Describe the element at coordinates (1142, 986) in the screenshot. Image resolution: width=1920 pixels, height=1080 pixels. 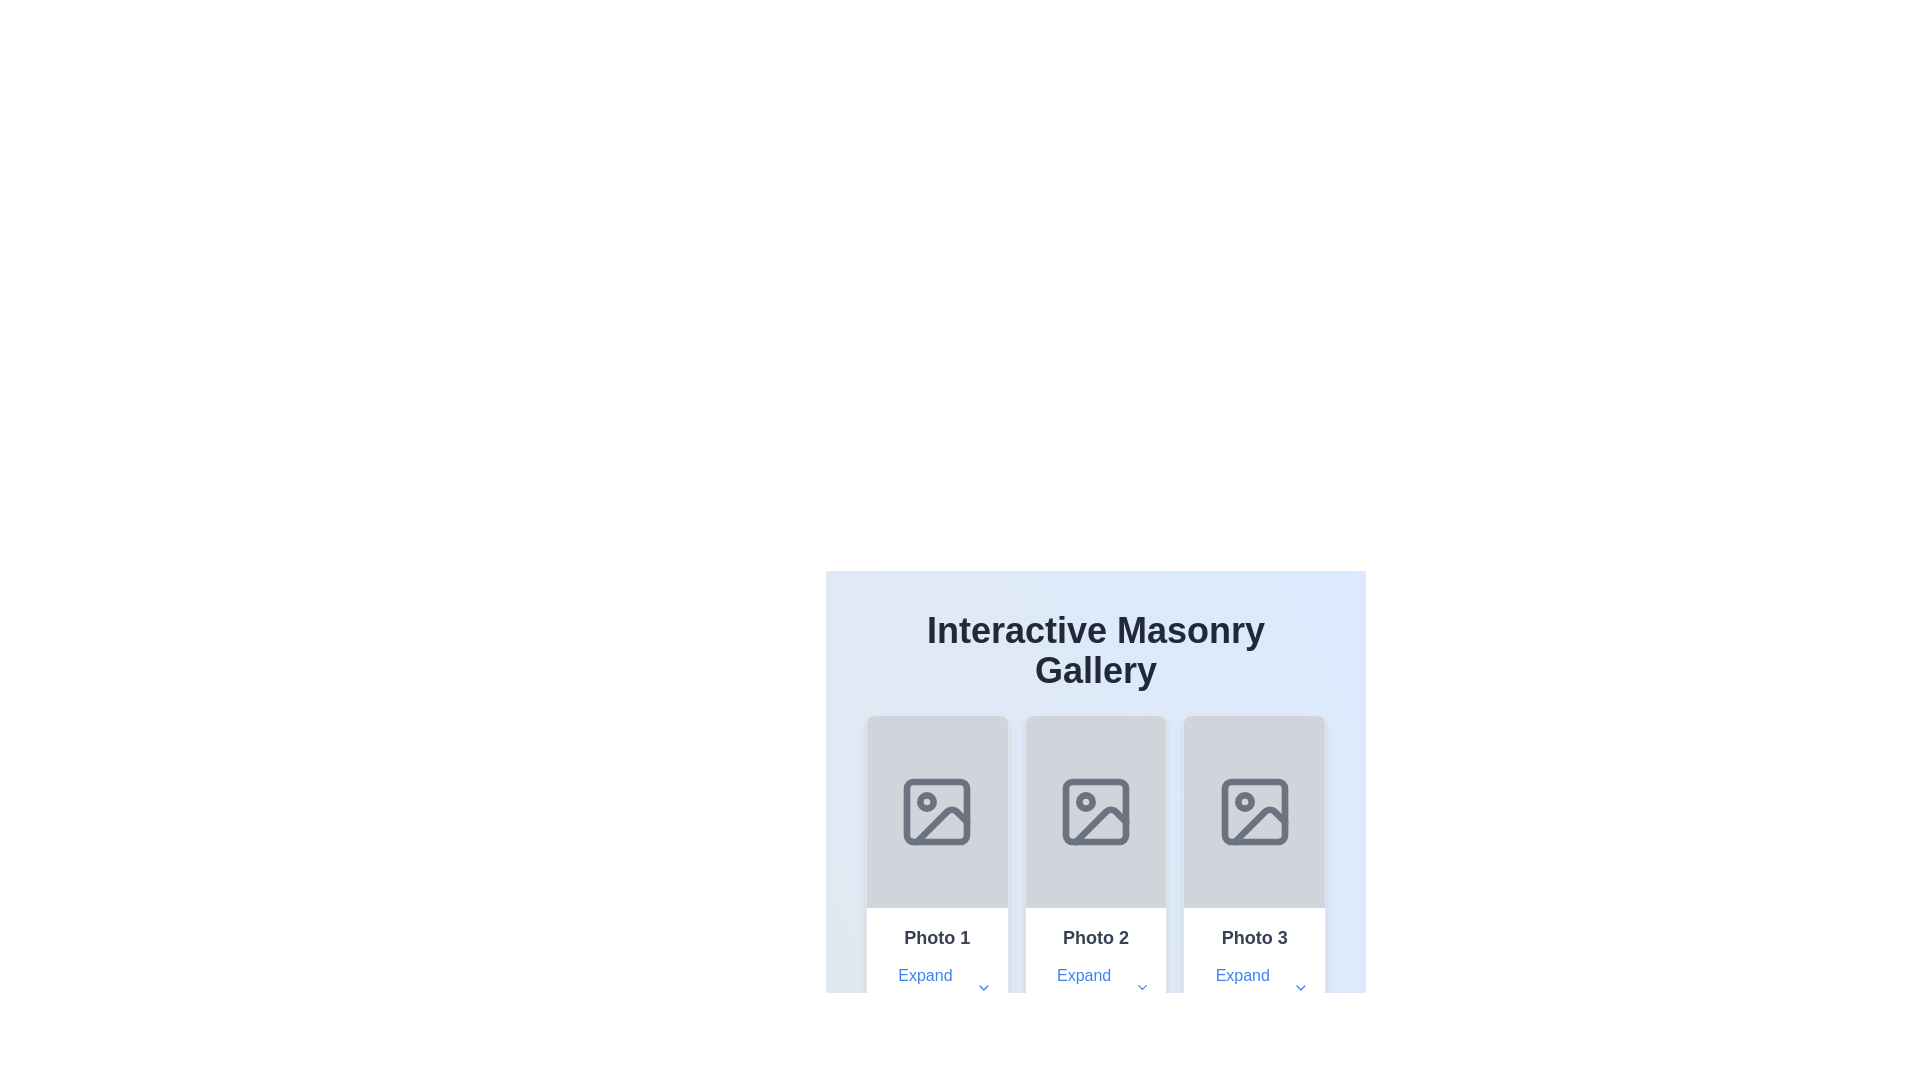
I see `the downward-facing chevron icon that is located immediately to the right of the 'Expand Details' text in the second photo's section` at that location.